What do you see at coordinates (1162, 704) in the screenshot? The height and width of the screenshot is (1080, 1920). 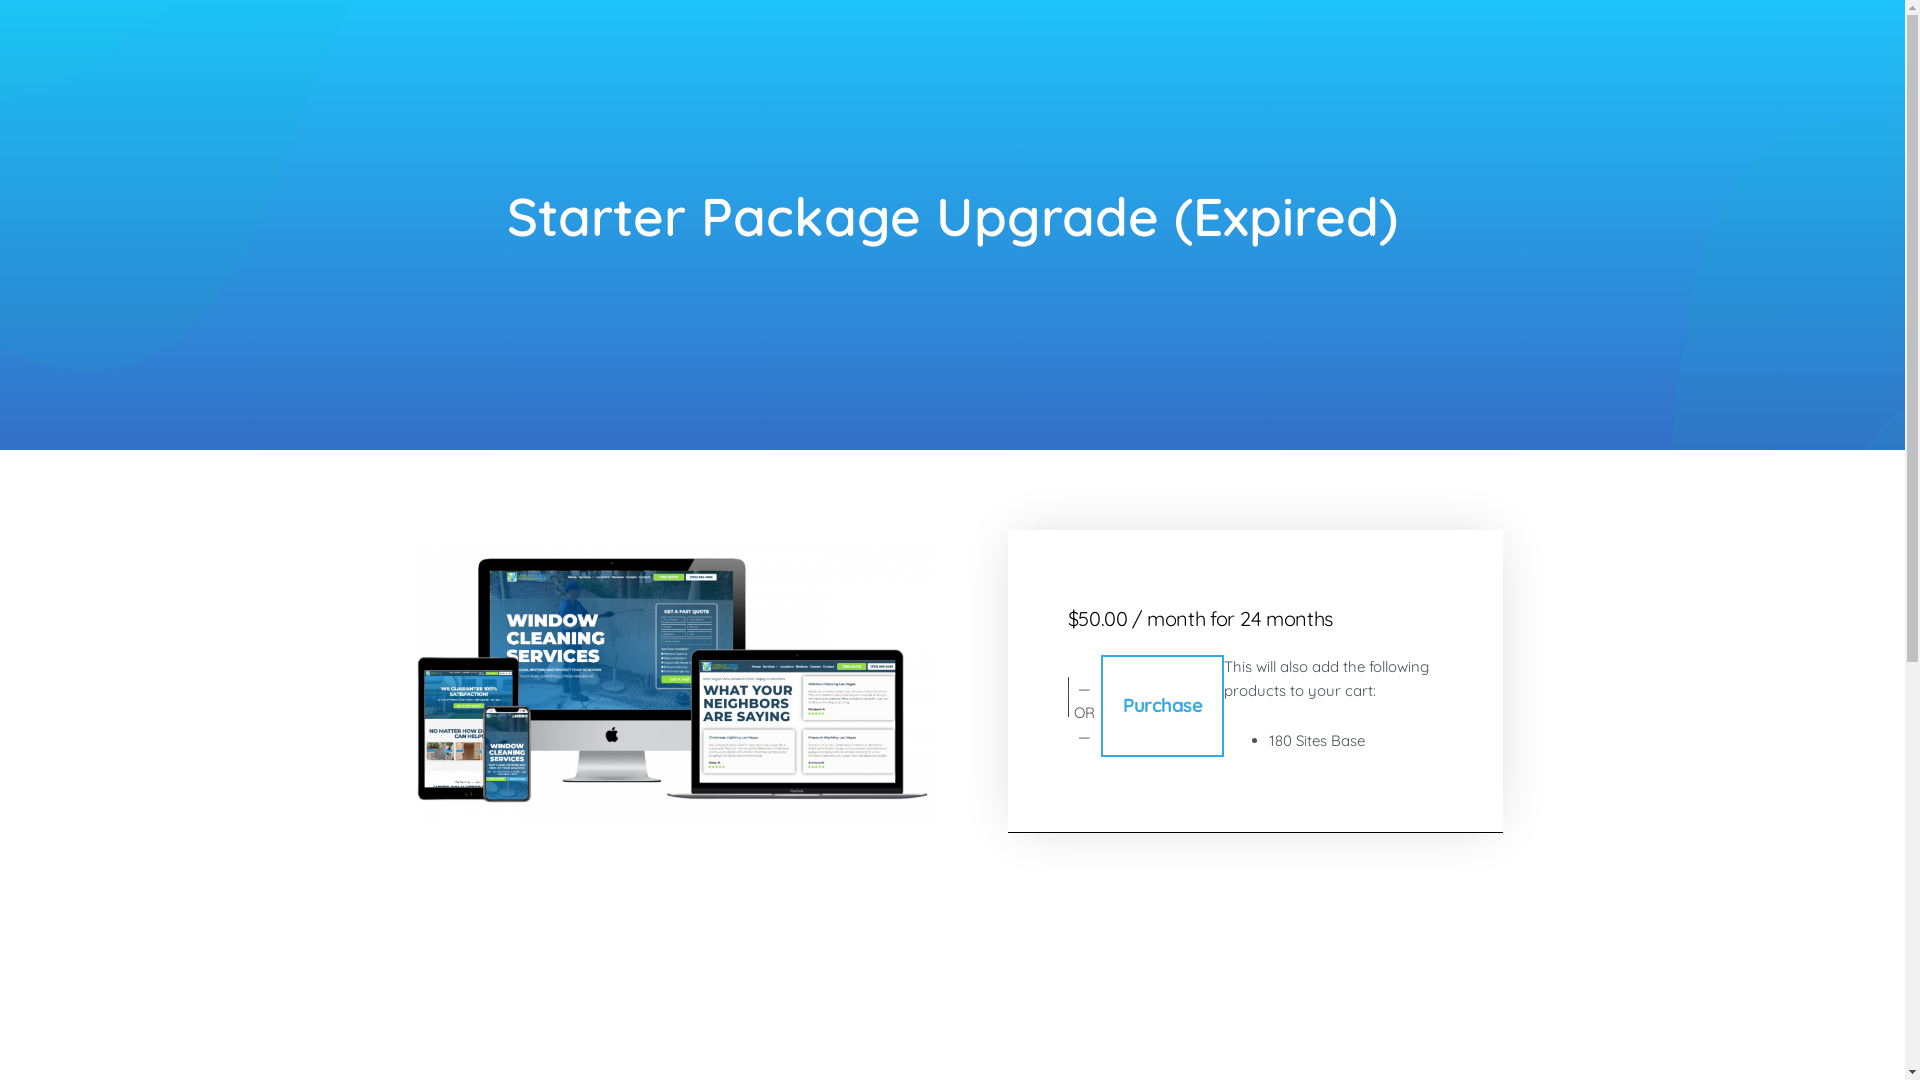 I see `'Purchase'` at bounding box center [1162, 704].